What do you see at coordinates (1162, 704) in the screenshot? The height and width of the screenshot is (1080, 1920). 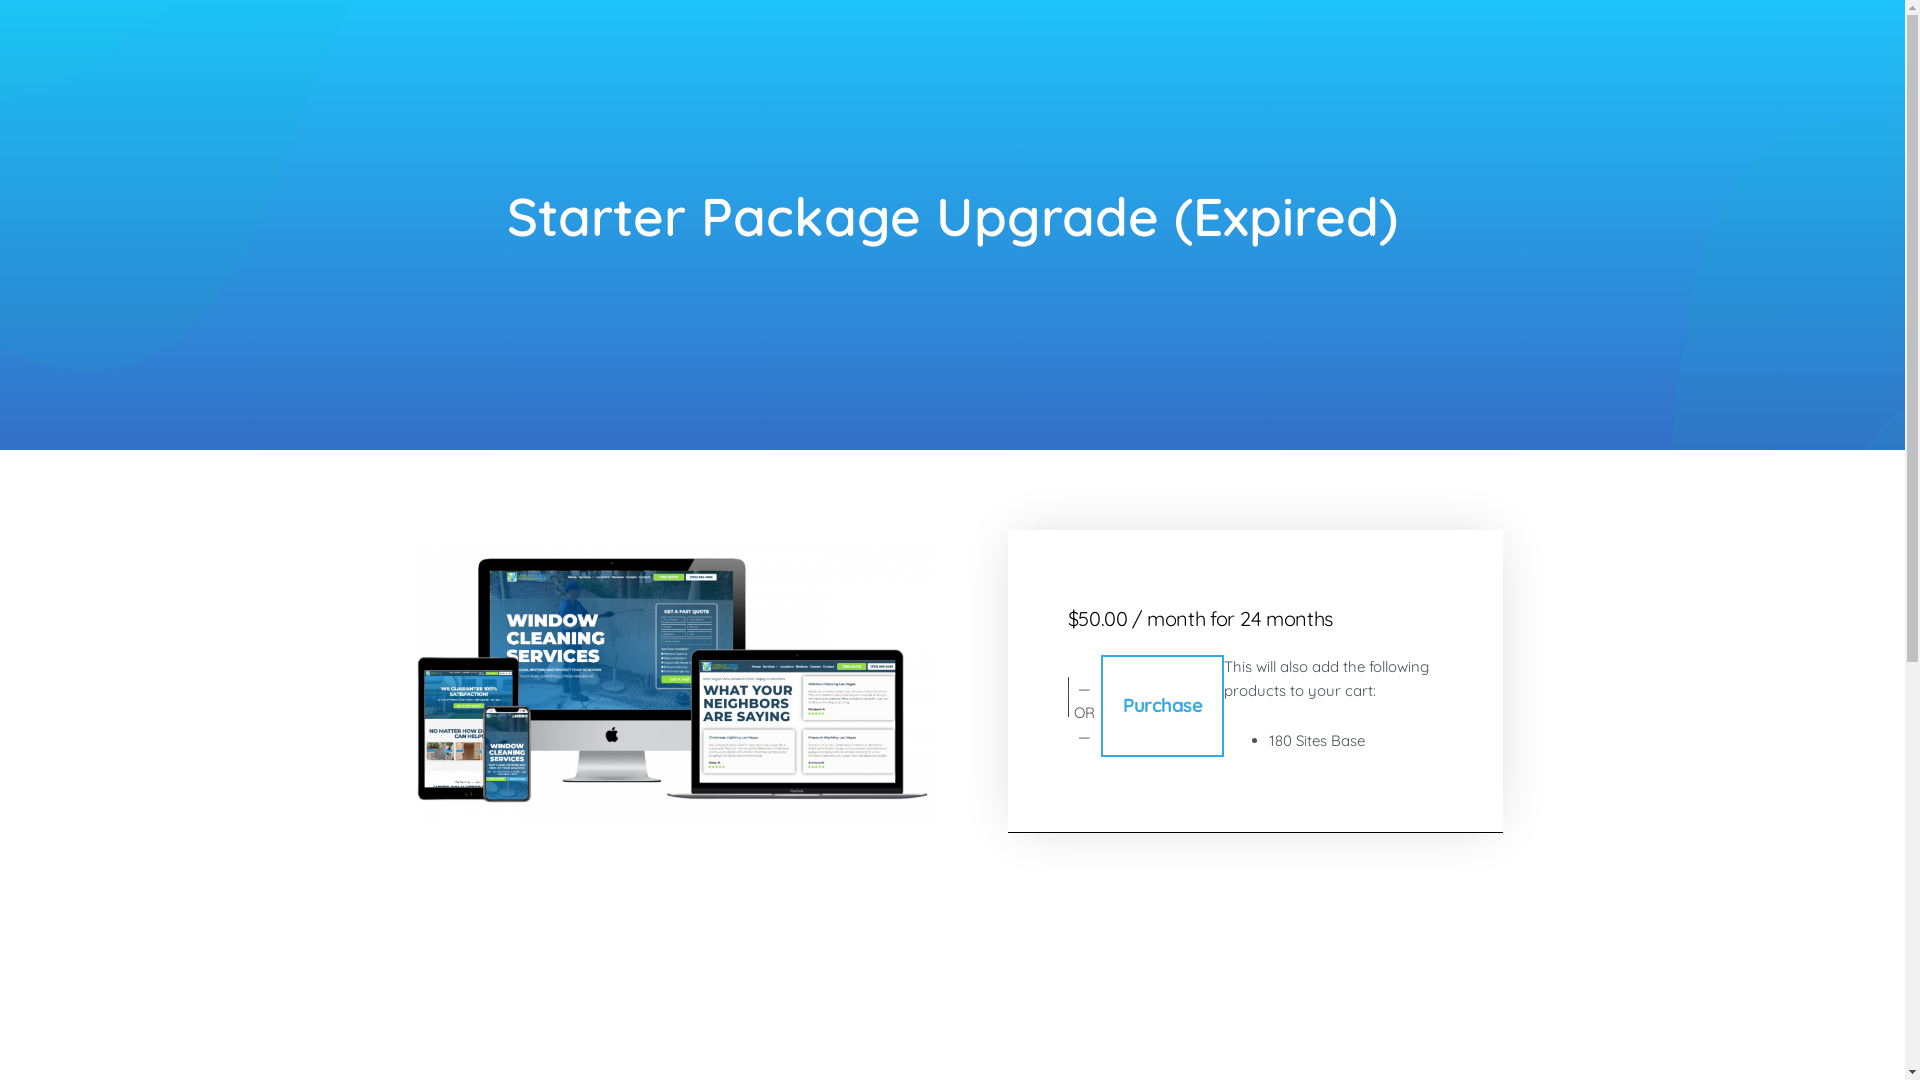 I see `'Purchase'` at bounding box center [1162, 704].